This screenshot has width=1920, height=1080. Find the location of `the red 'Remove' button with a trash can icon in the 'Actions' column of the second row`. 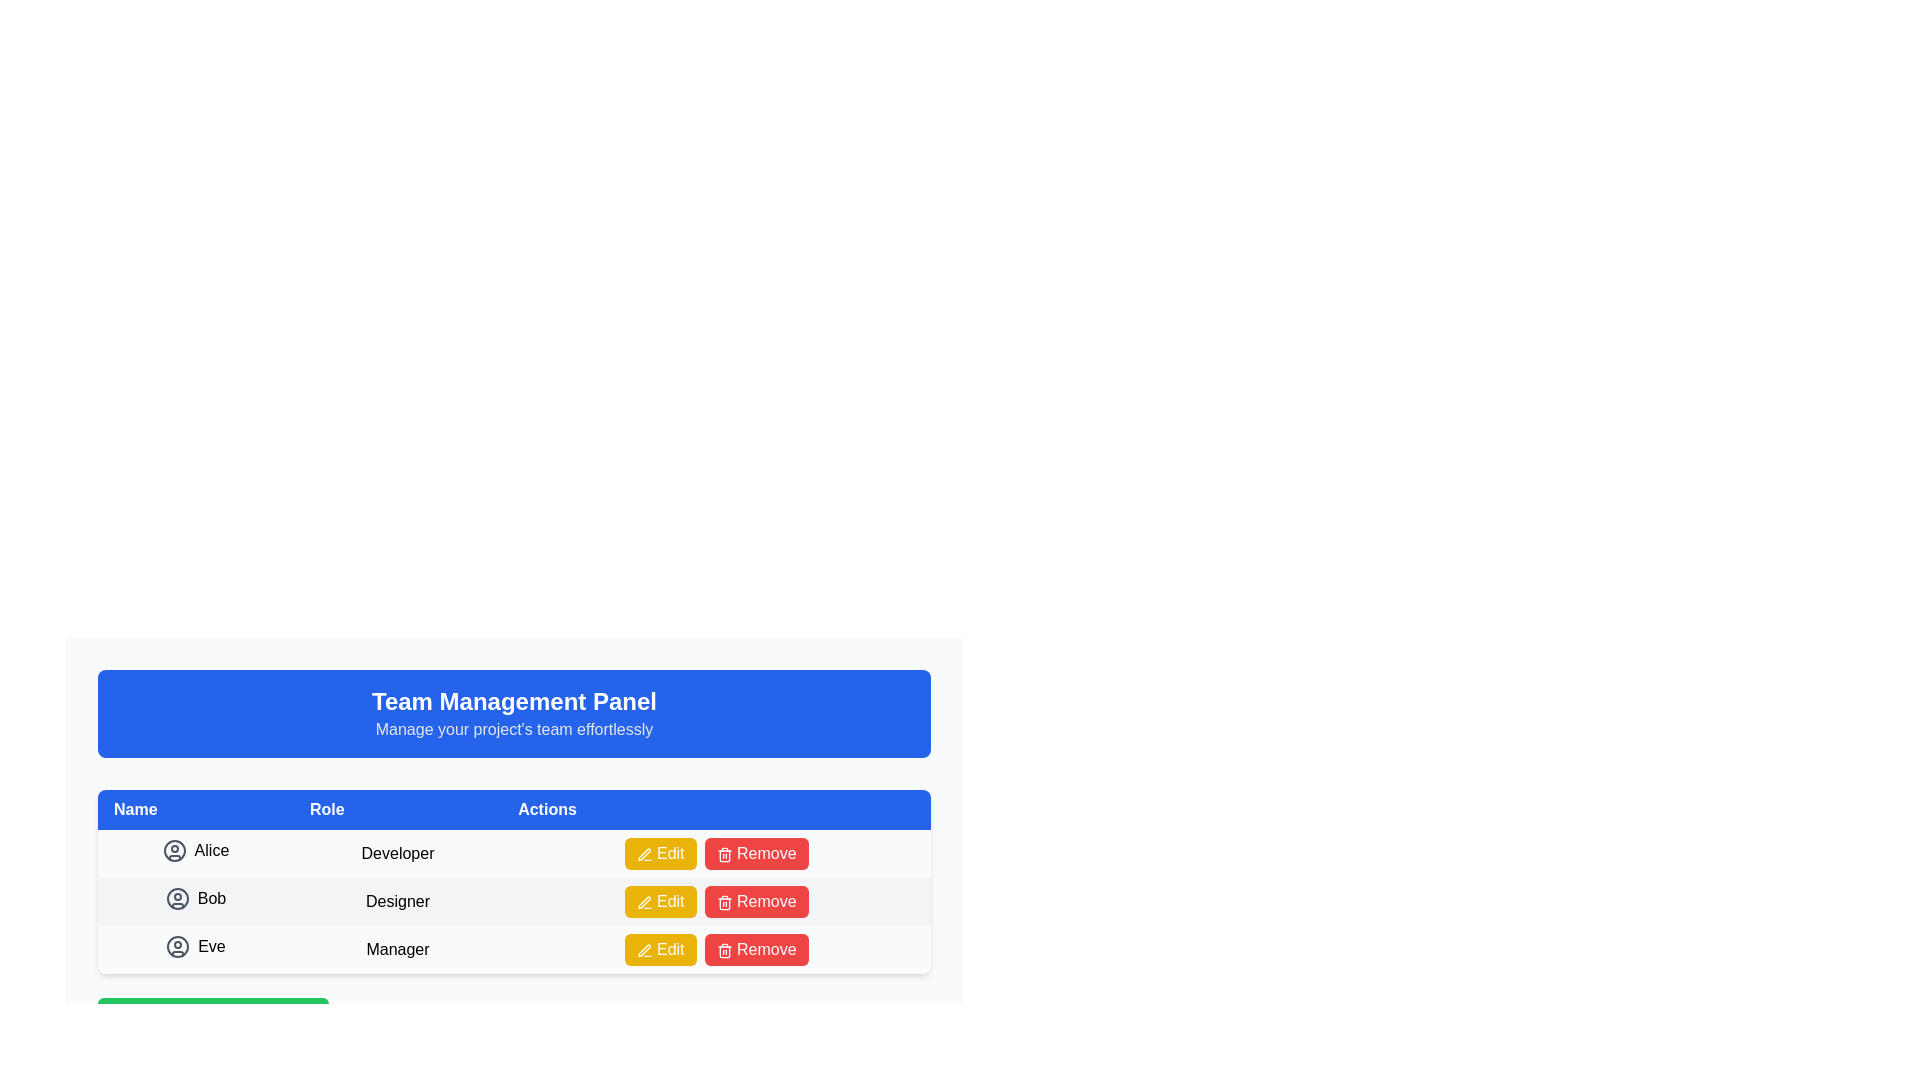

the red 'Remove' button with a trash can icon in the 'Actions' column of the second row is located at coordinates (755, 902).